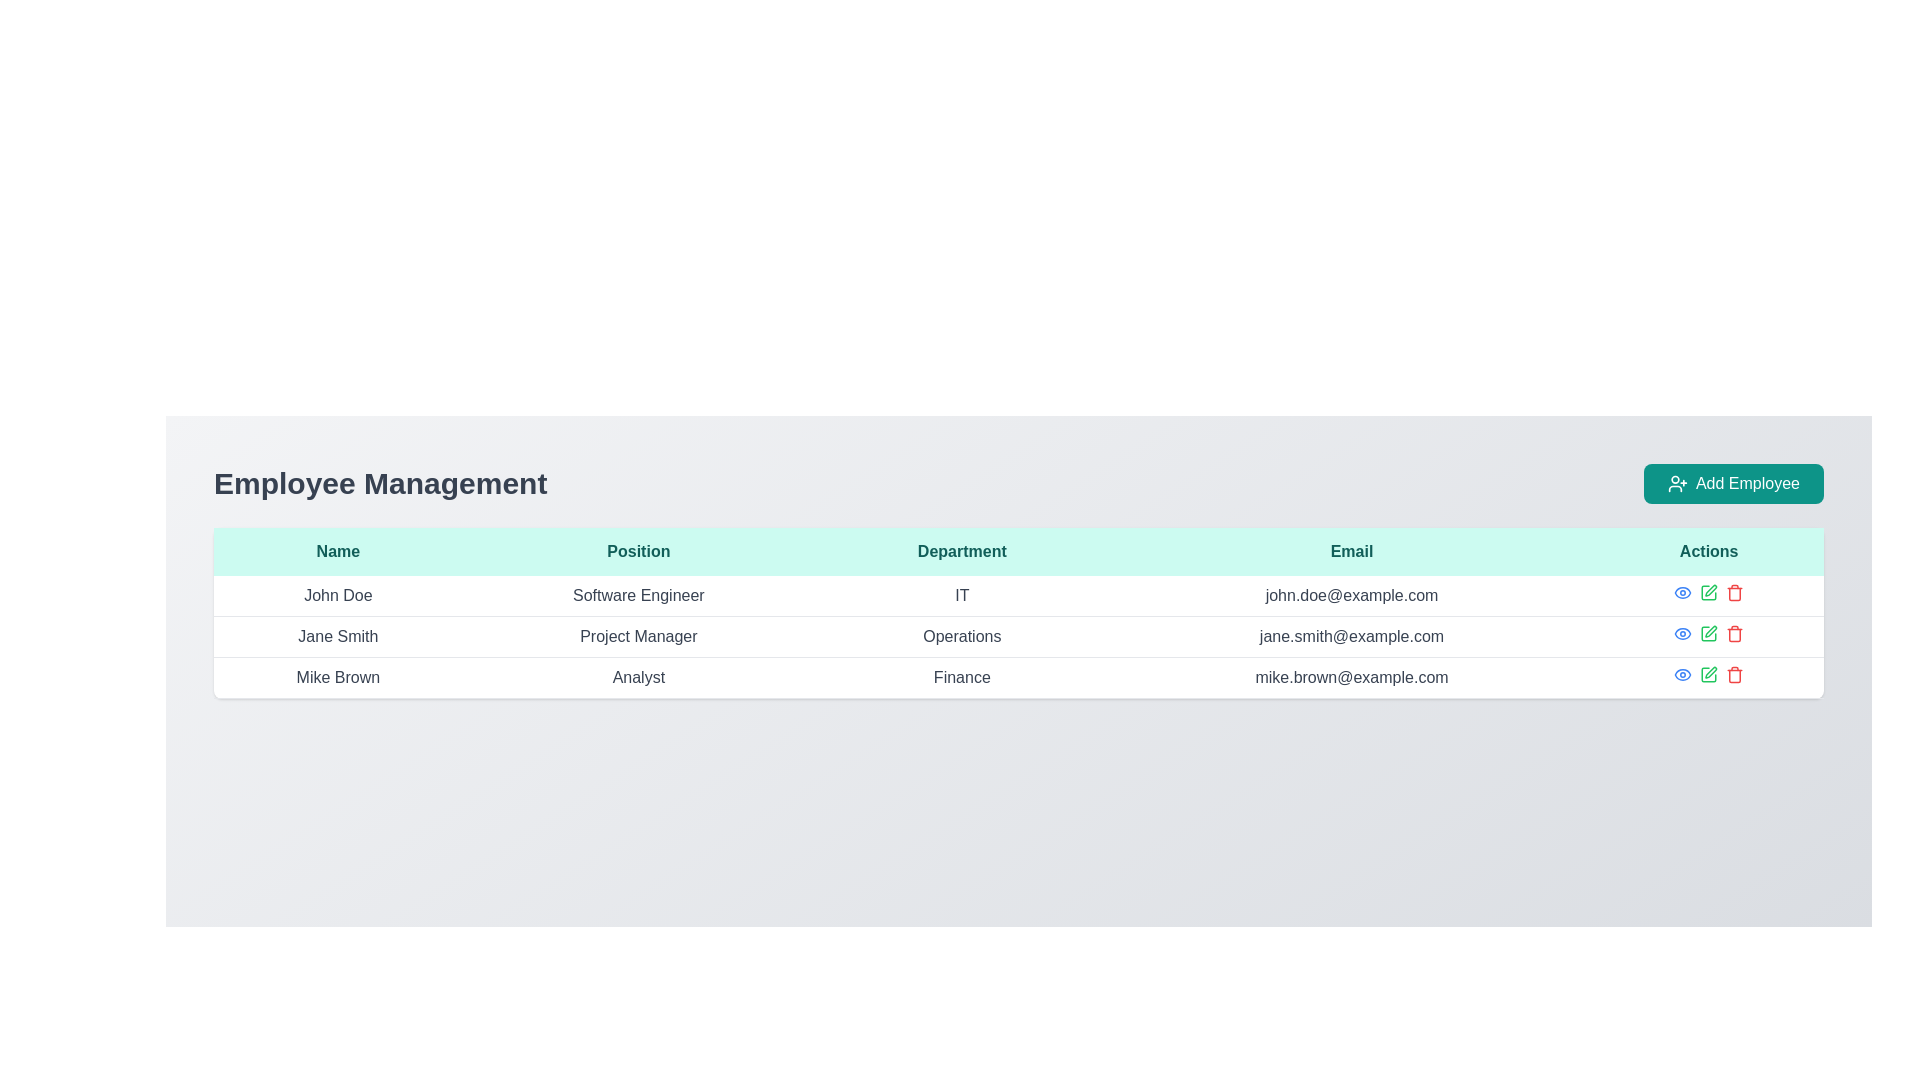  I want to click on the 'Add Employee' button located at the top-right corner of the interface, which includes an icon for adding a user or employee, so click(1677, 483).